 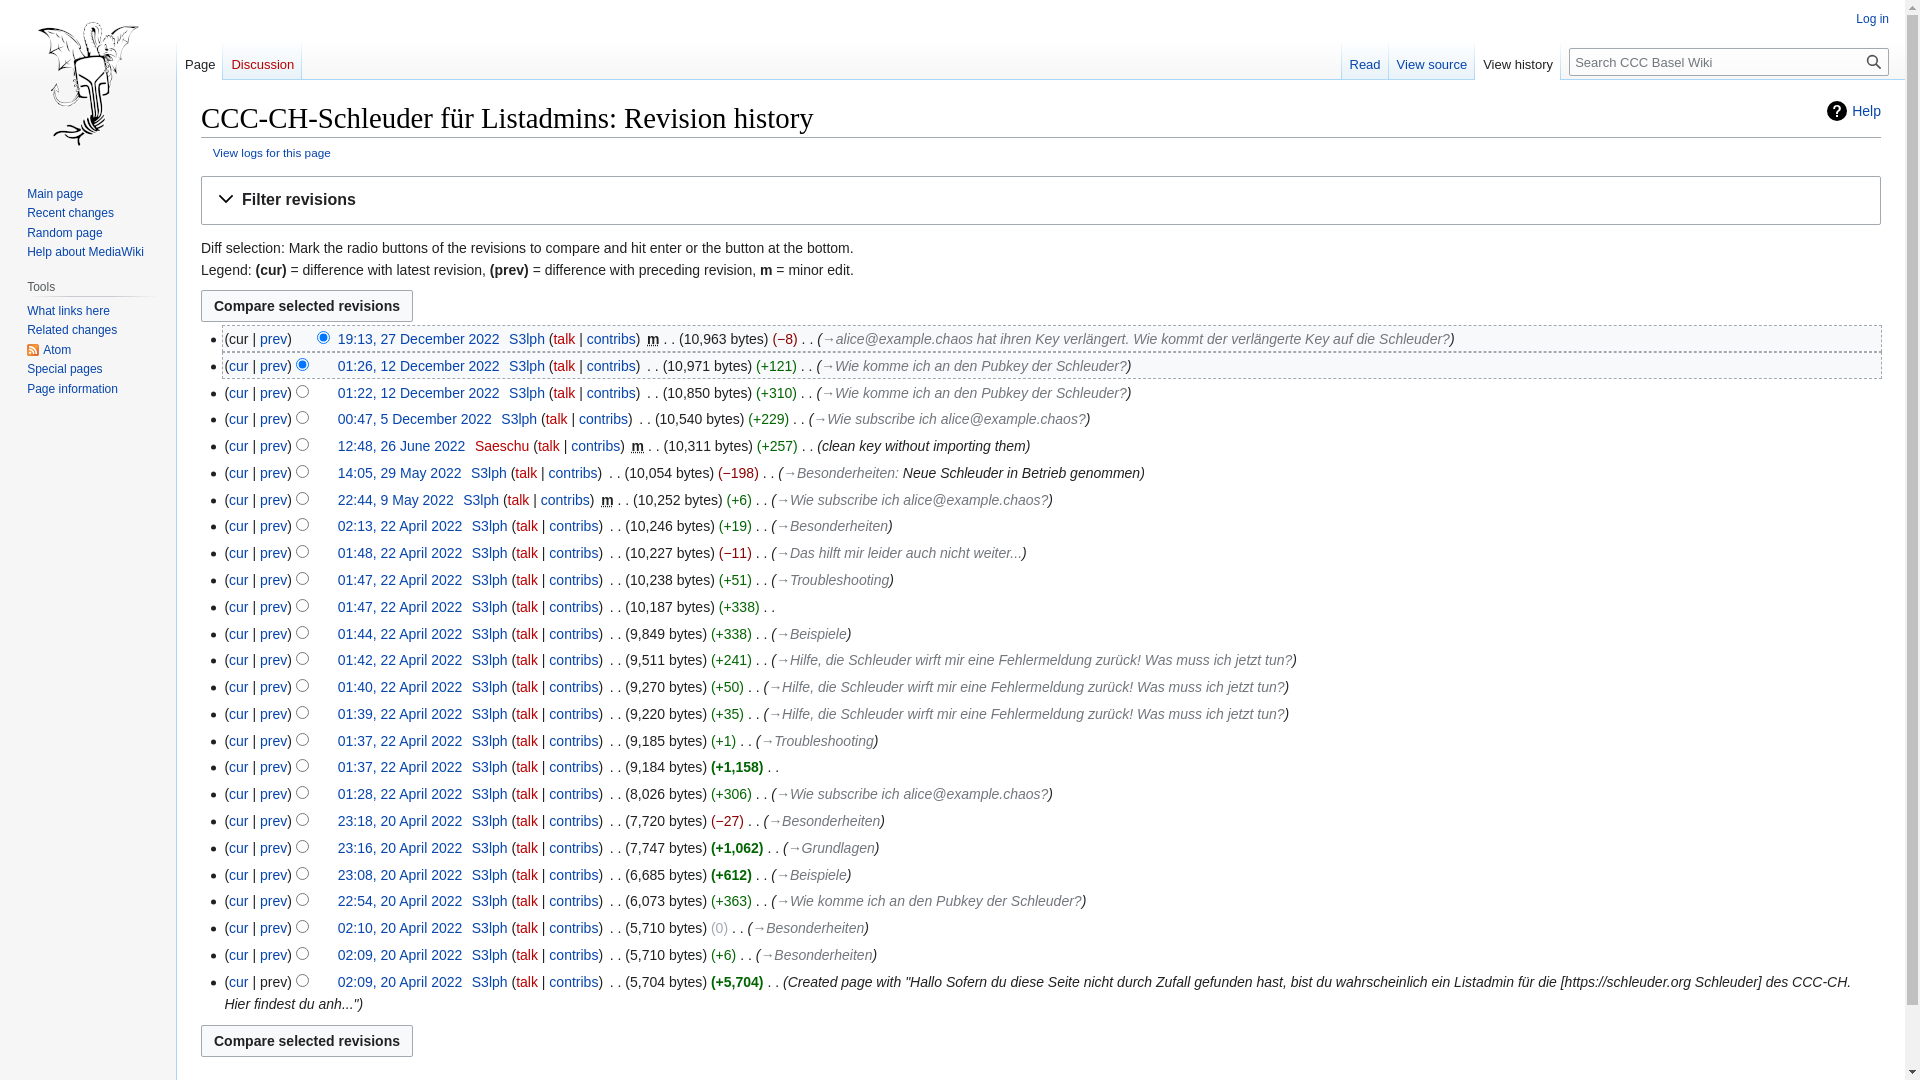 I want to click on 'contribs', so click(x=610, y=338).